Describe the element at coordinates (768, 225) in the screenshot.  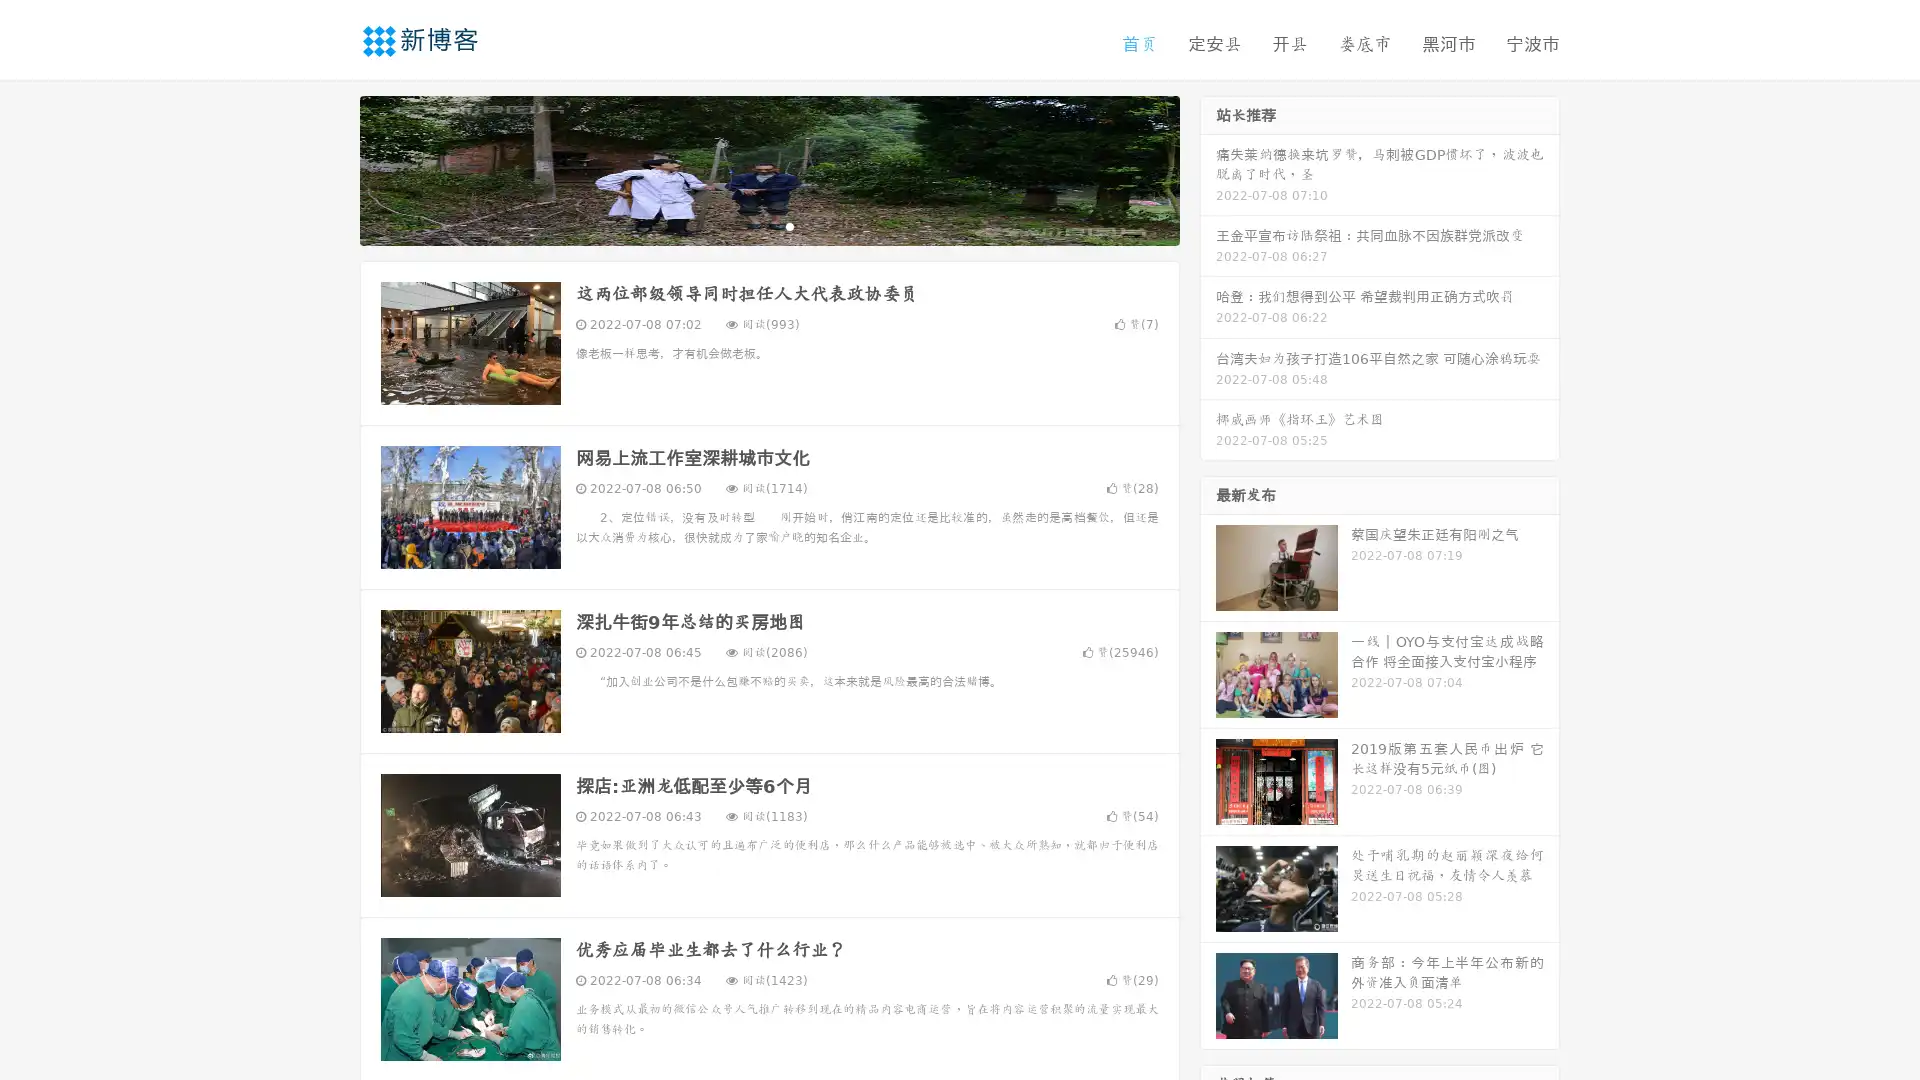
I see `Go to slide 2` at that location.